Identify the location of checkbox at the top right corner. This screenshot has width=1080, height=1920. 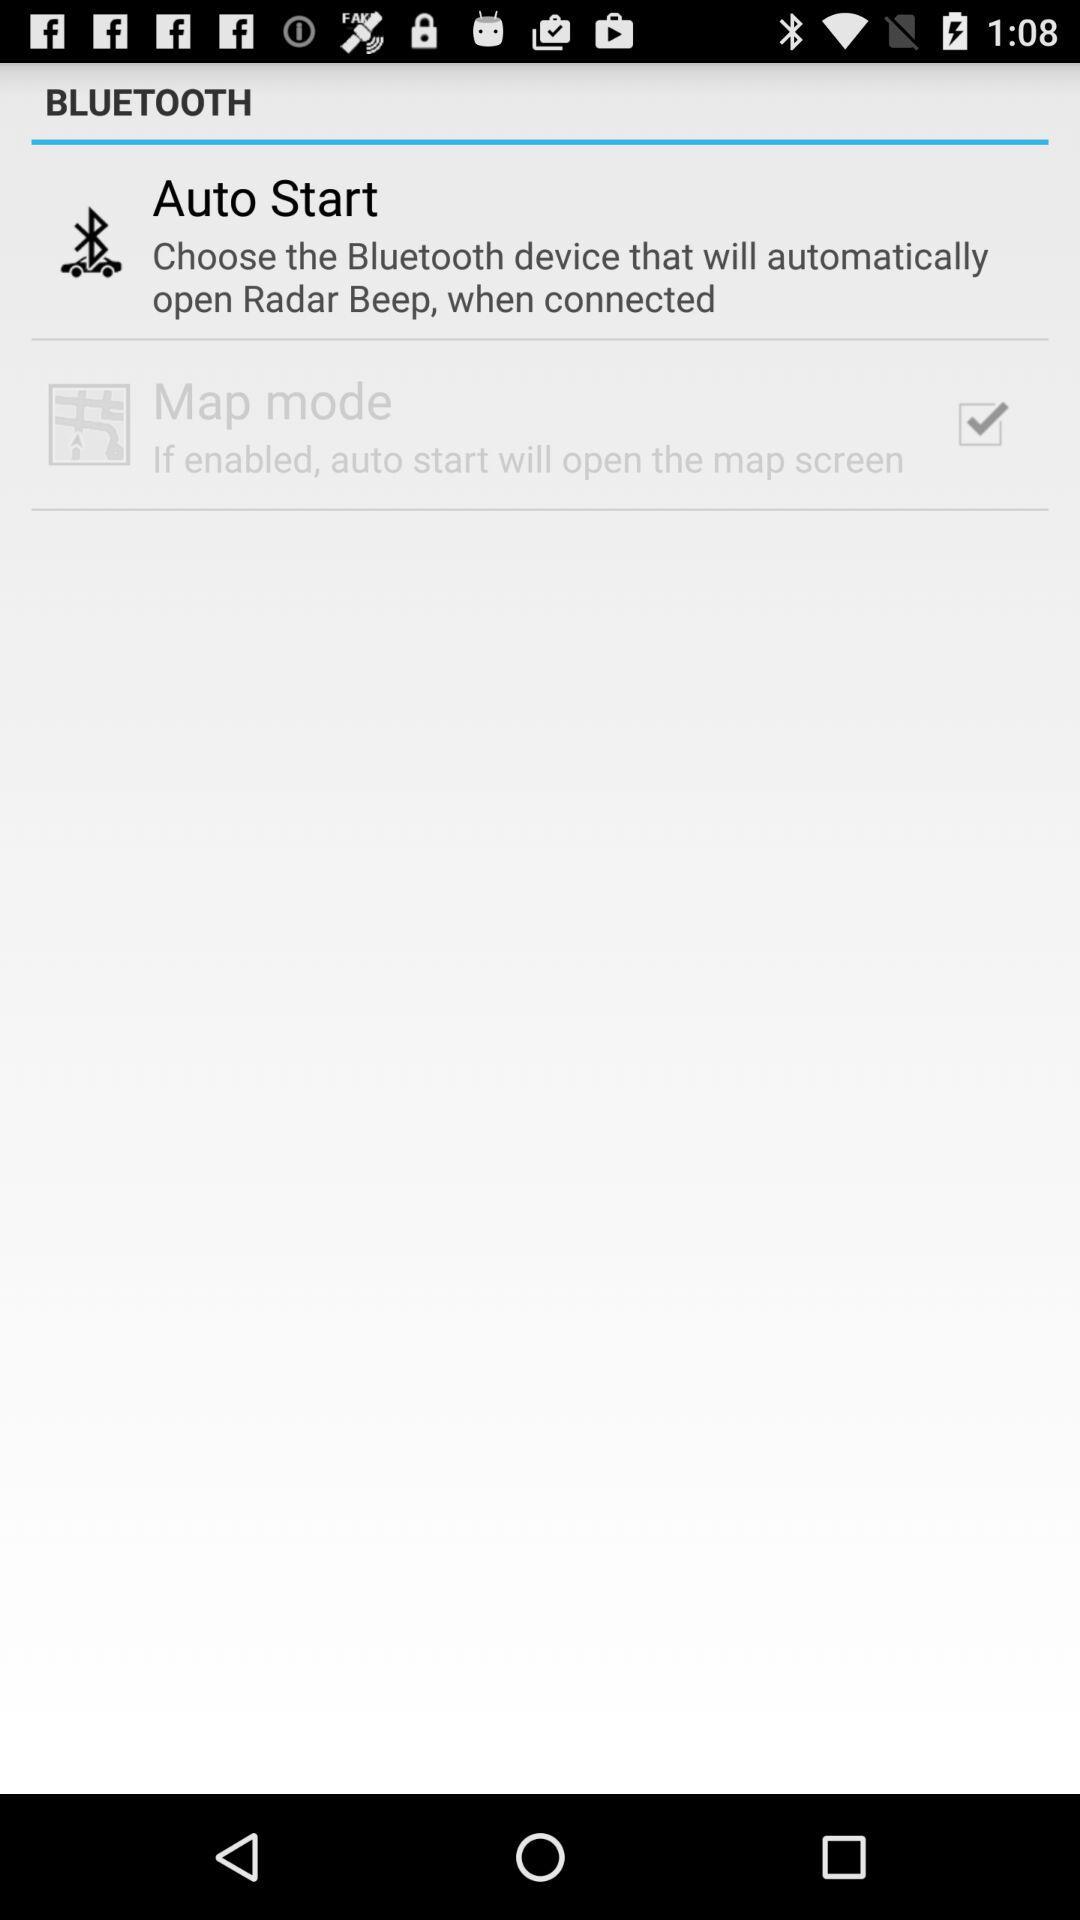
(979, 423).